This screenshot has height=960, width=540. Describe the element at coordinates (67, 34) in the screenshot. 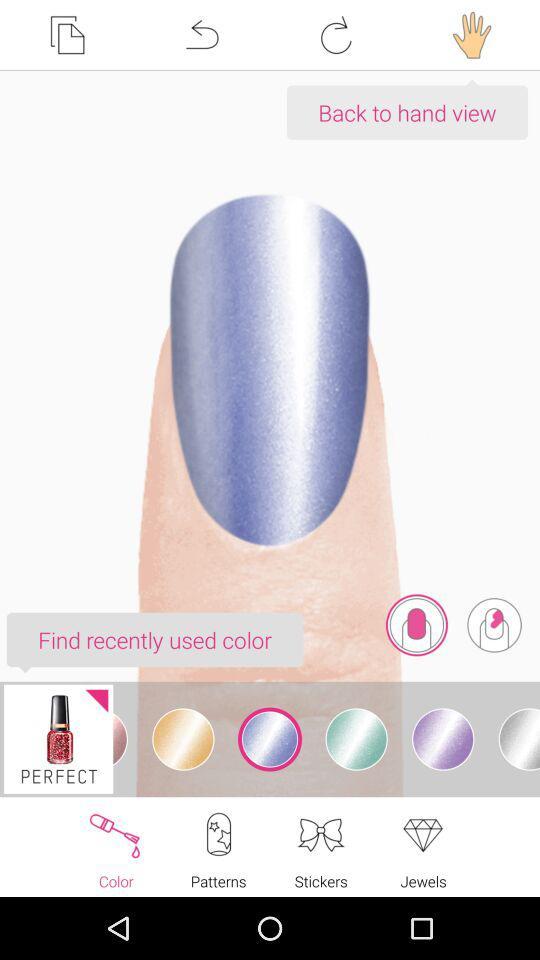

I see `the icon at the top left corner` at that location.